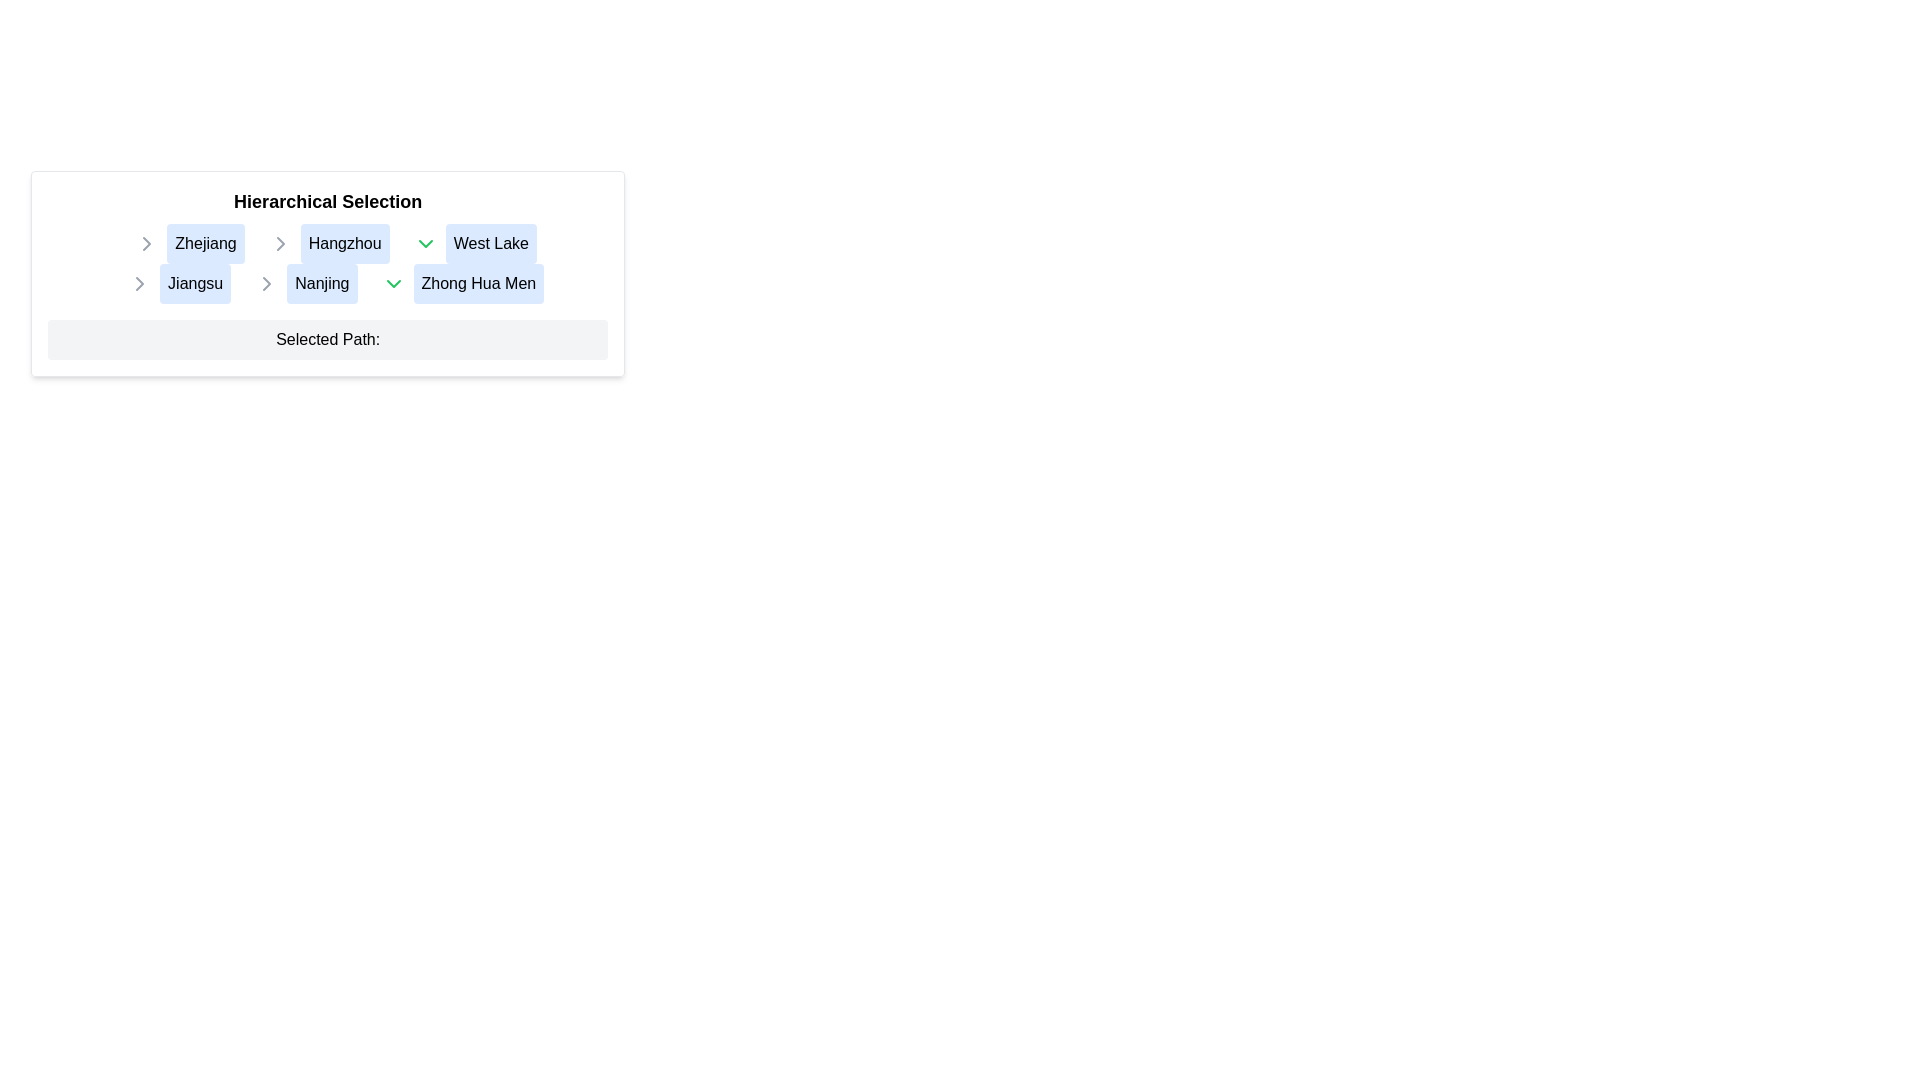  What do you see at coordinates (491, 242) in the screenshot?
I see `the button` at bounding box center [491, 242].